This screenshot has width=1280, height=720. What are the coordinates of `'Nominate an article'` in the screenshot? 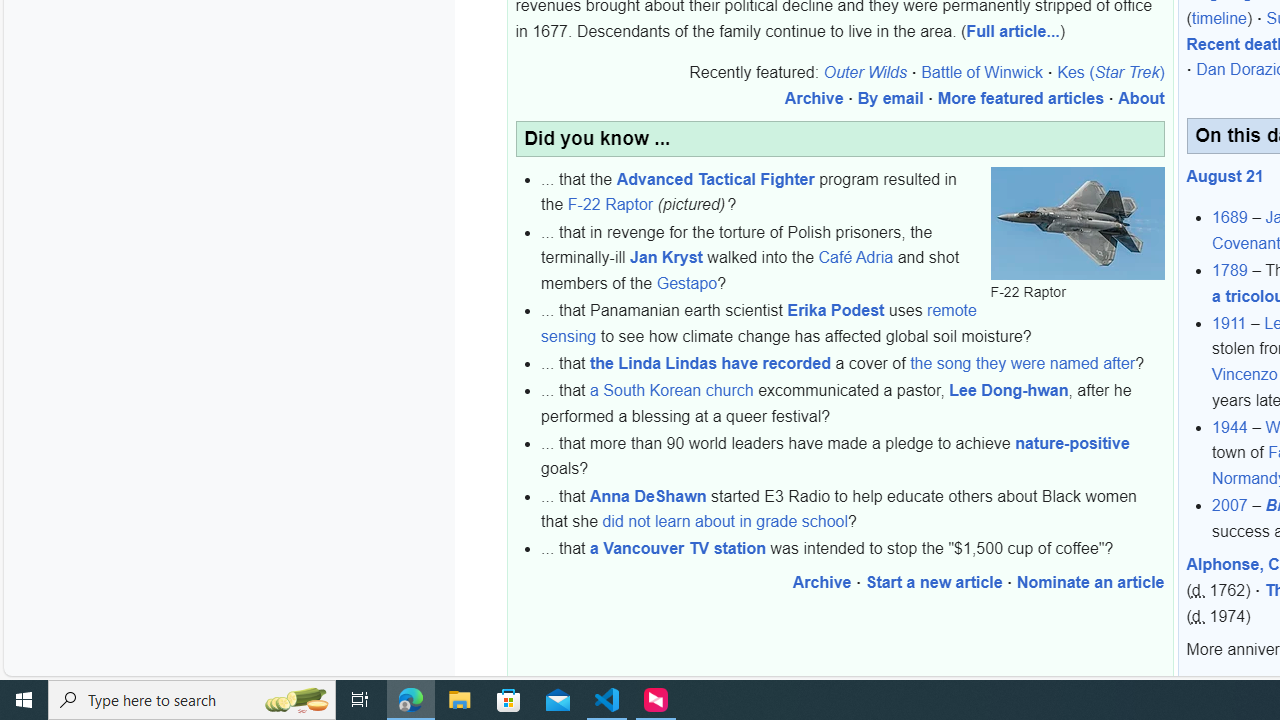 It's located at (1089, 582).